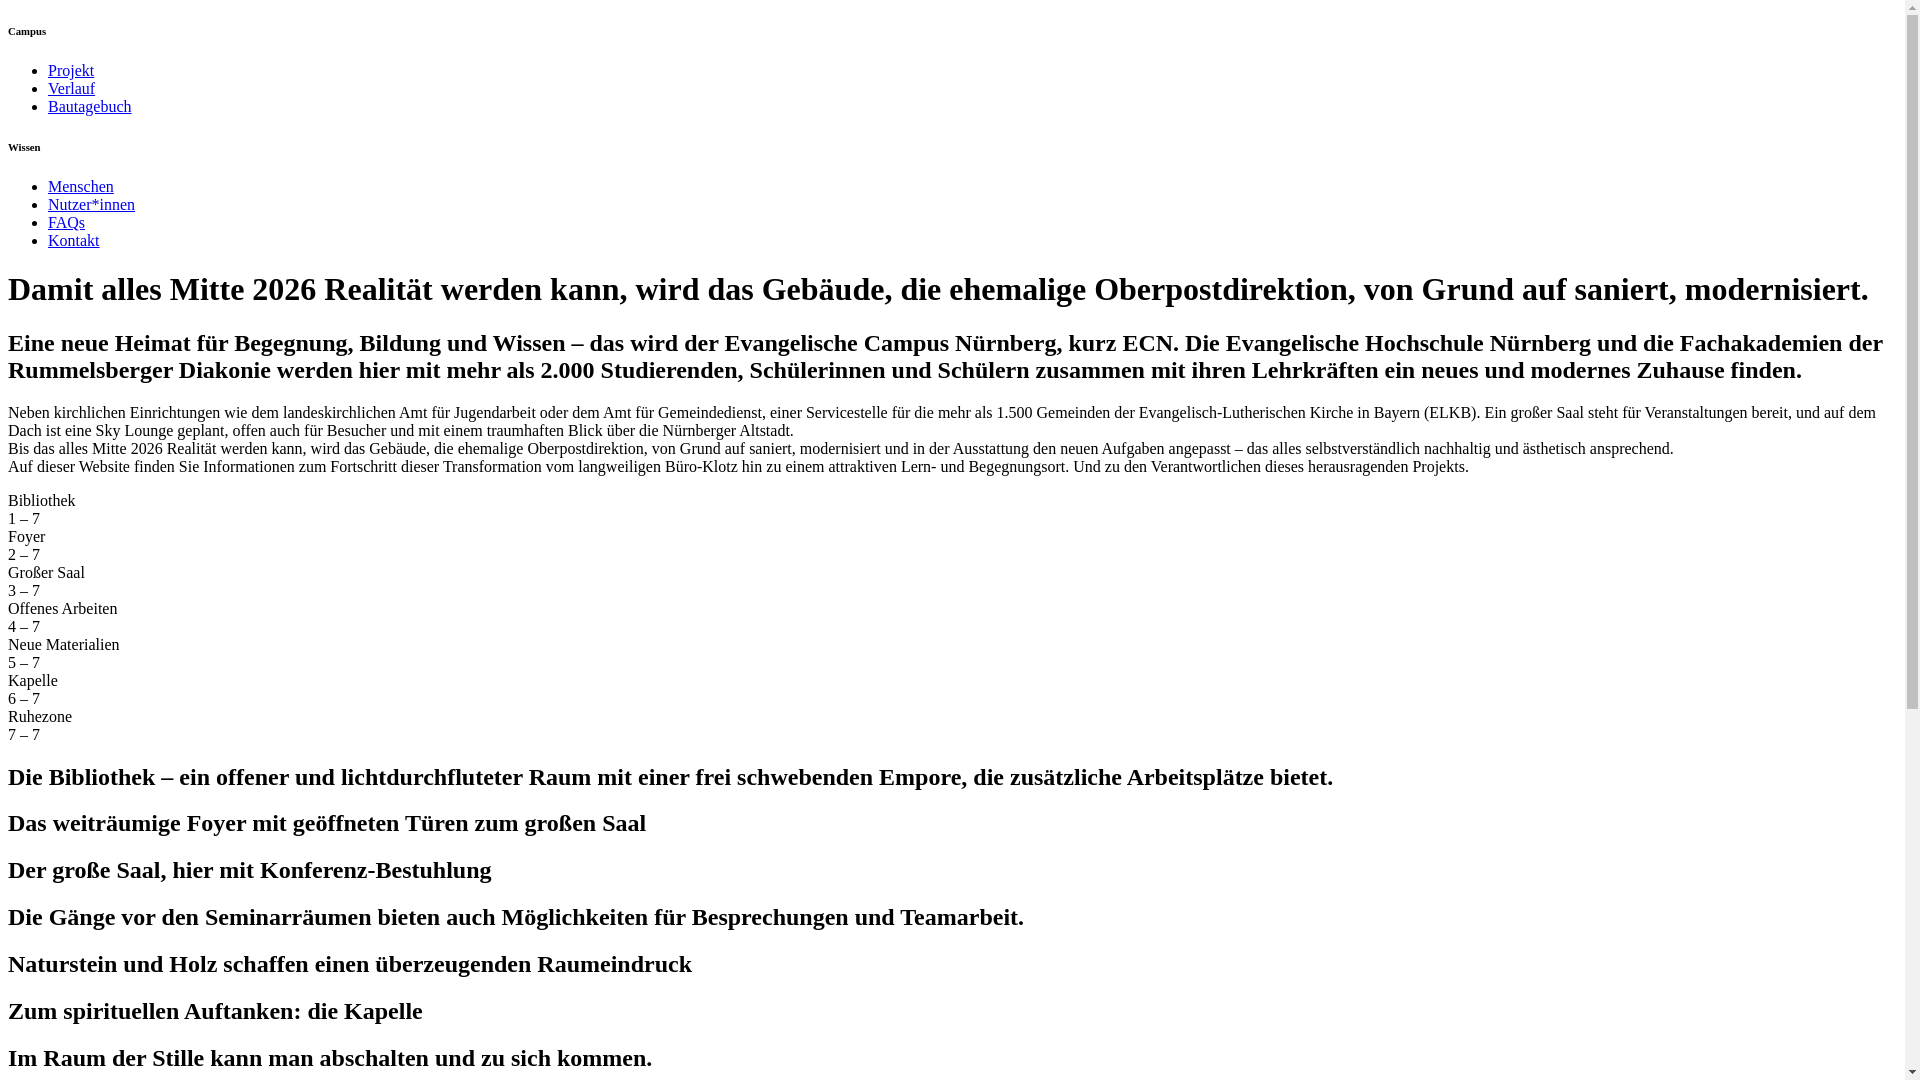  What do you see at coordinates (80, 186) in the screenshot?
I see `'Menschen'` at bounding box center [80, 186].